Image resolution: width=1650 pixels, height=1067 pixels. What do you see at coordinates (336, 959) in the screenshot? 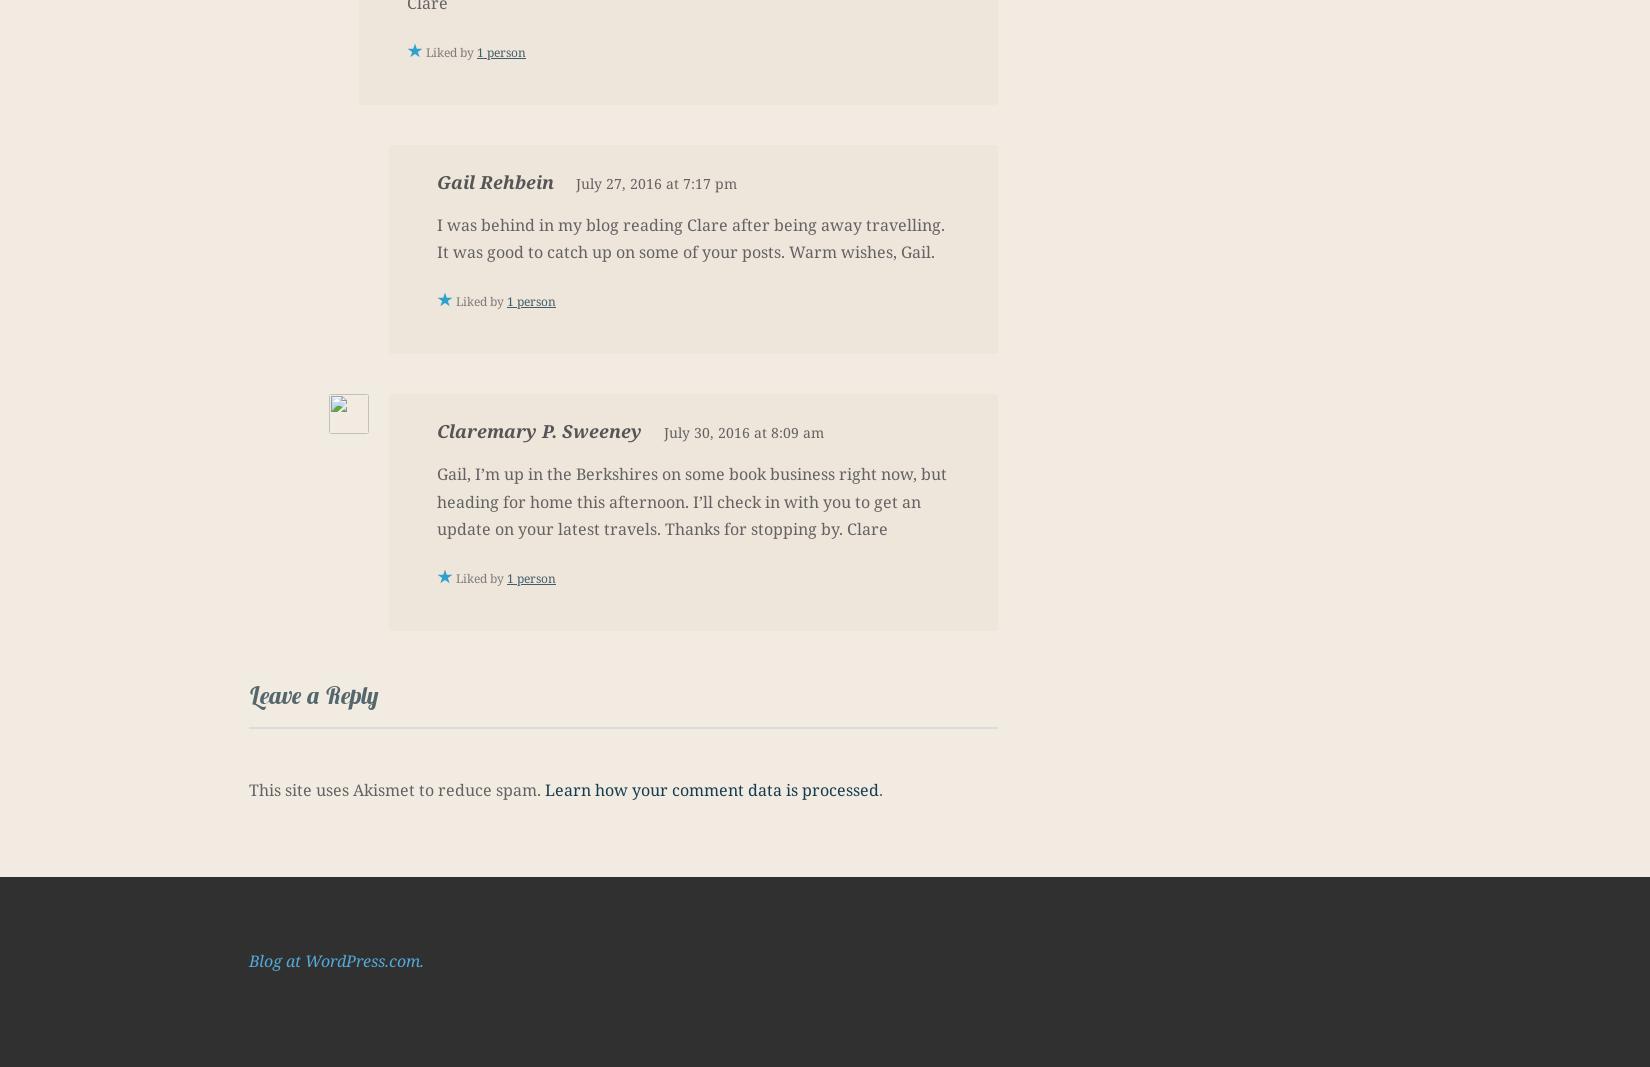
I see `'Blog at WordPress.com.'` at bounding box center [336, 959].